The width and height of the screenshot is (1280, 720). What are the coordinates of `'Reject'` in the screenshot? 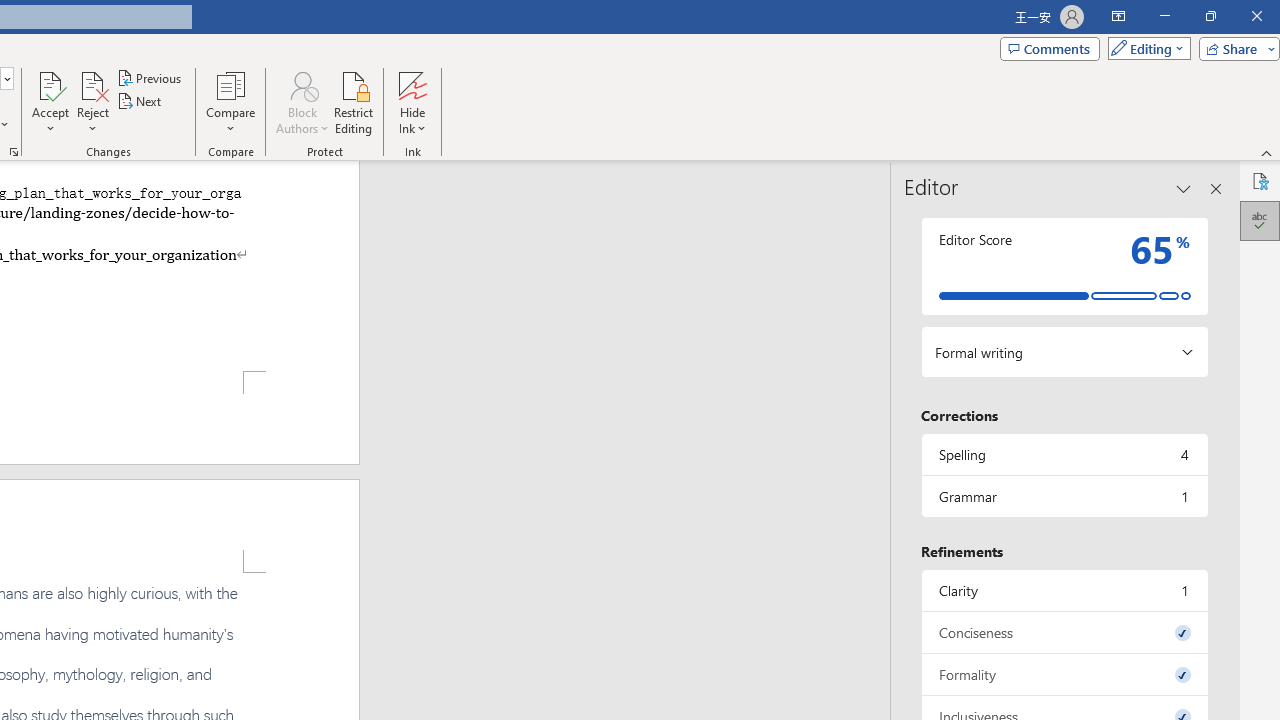 It's located at (91, 103).